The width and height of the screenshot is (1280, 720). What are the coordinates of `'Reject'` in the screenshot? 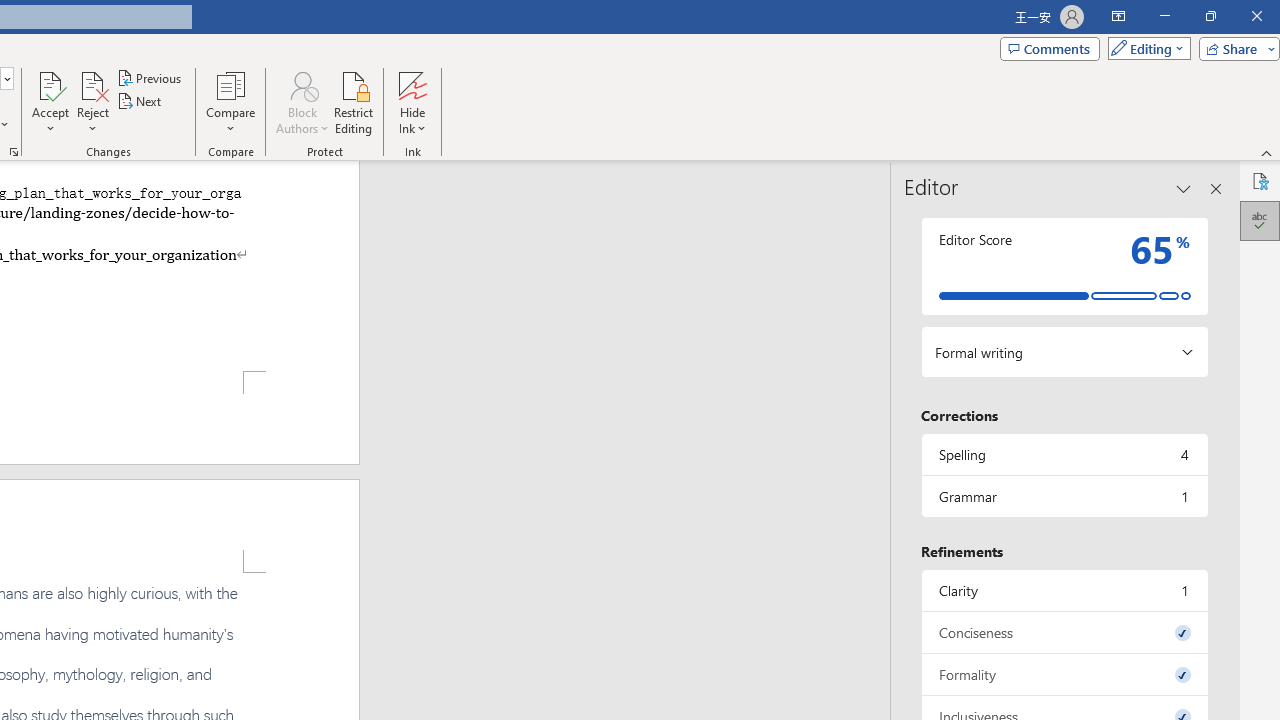 It's located at (91, 103).